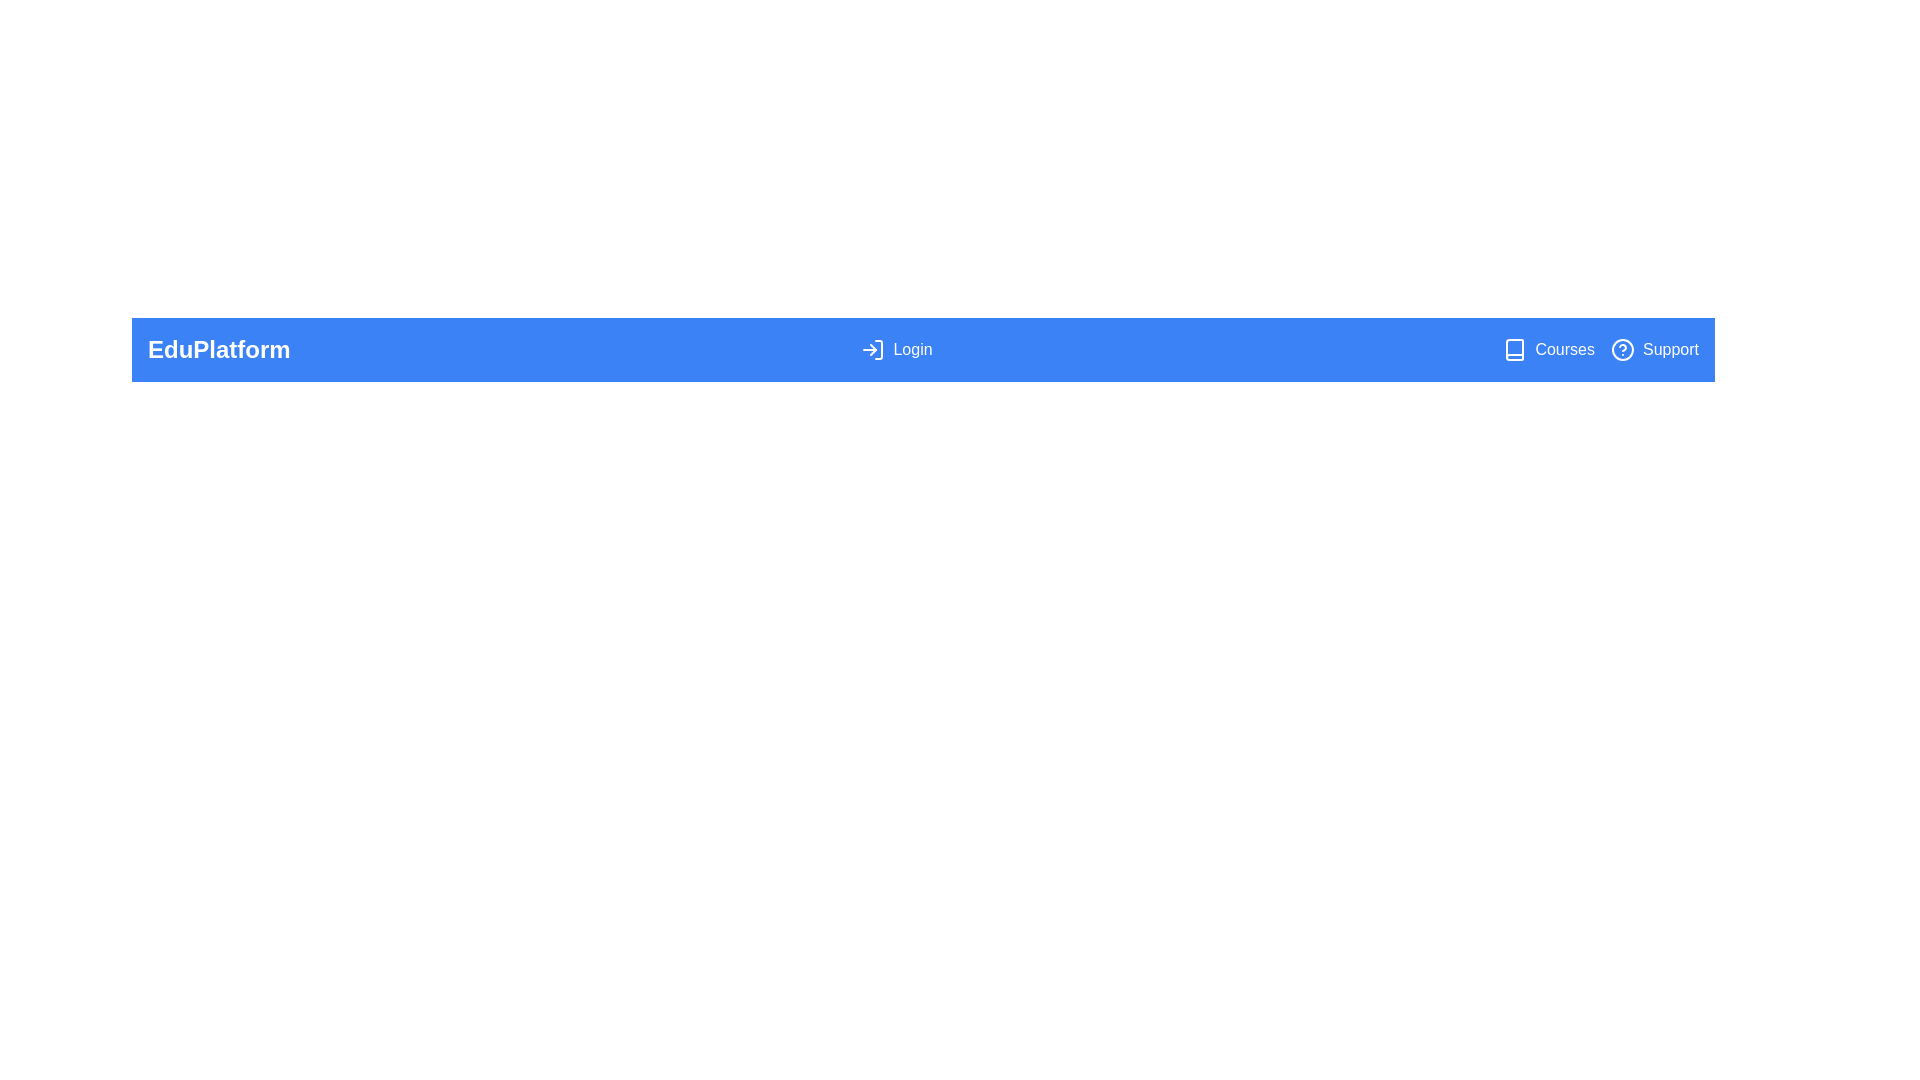  What do you see at coordinates (219, 349) in the screenshot?
I see `the branding/logo text located on the far left of the blue horizontal bar in the interface` at bounding box center [219, 349].